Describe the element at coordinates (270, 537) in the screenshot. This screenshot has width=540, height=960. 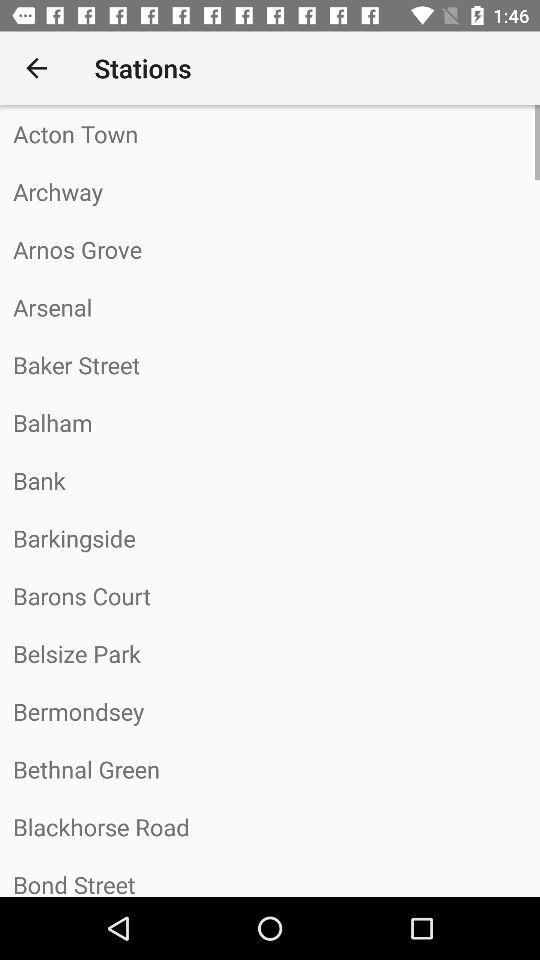
I see `item below the bank` at that location.